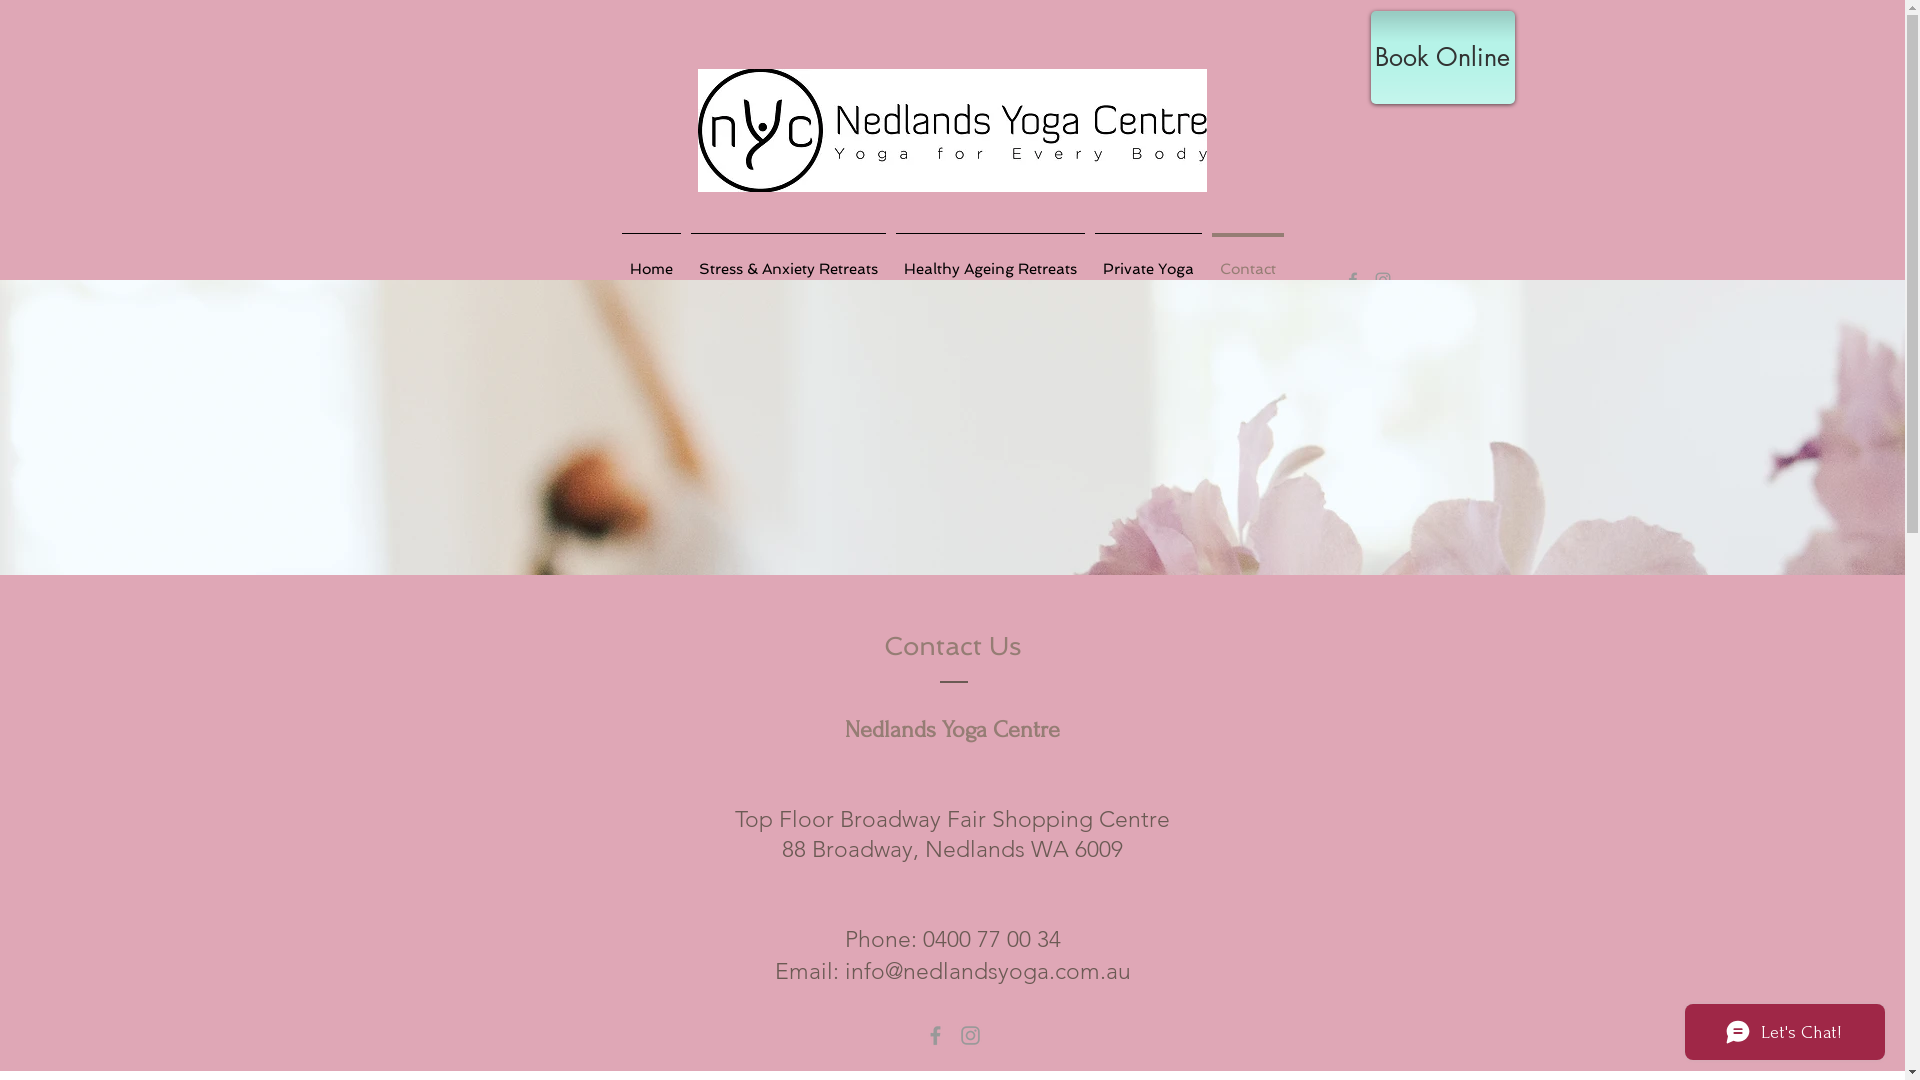 This screenshot has height=1080, width=1920. What do you see at coordinates (1441, 56) in the screenshot?
I see `'Book Online'` at bounding box center [1441, 56].